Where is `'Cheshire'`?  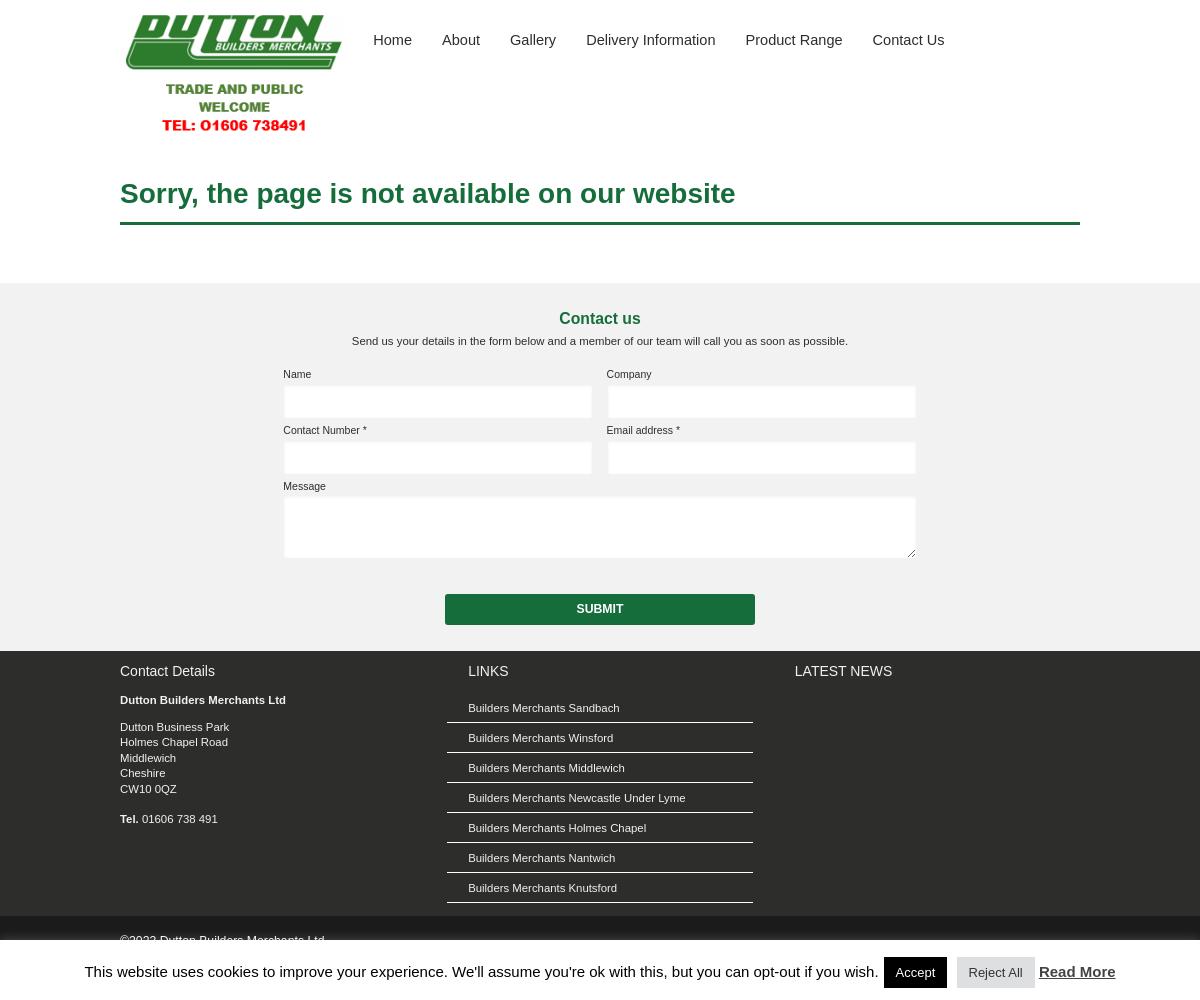 'Cheshire' is located at coordinates (142, 773).